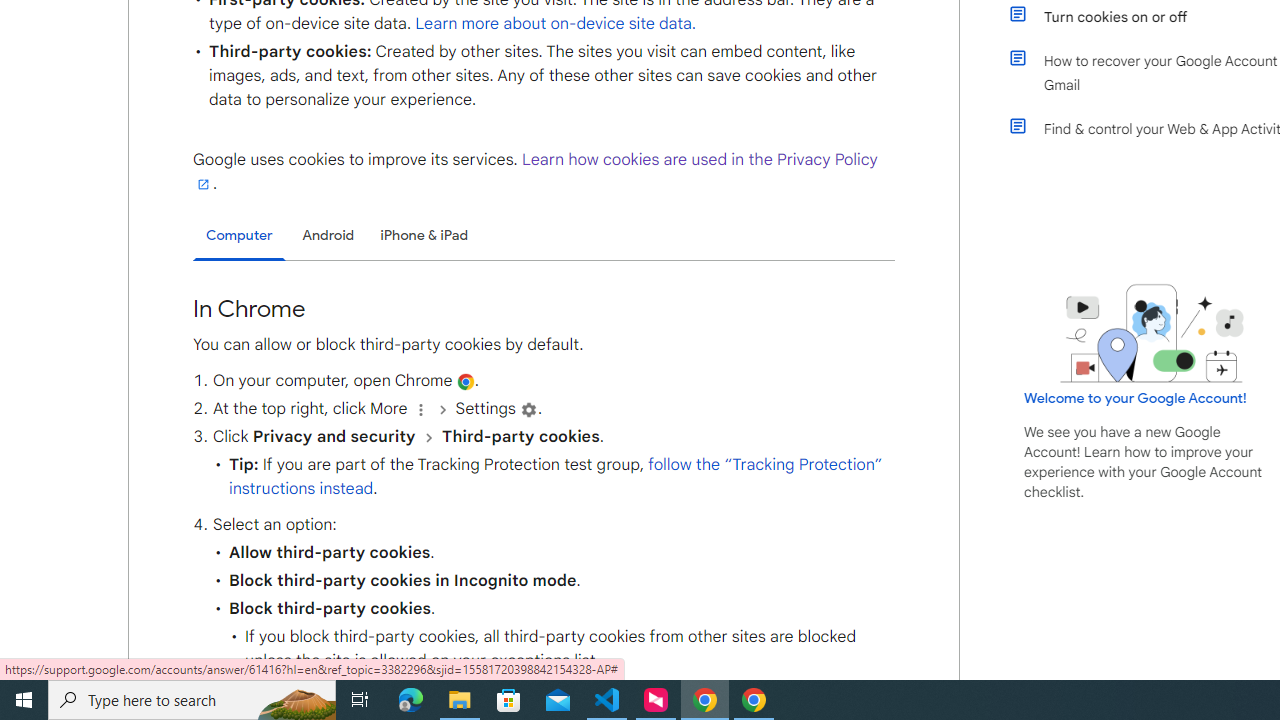 This screenshot has height=720, width=1280. What do you see at coordinates (328, 234) in the screenshot?
I see `'Android'` at bounding box center [328, 234].